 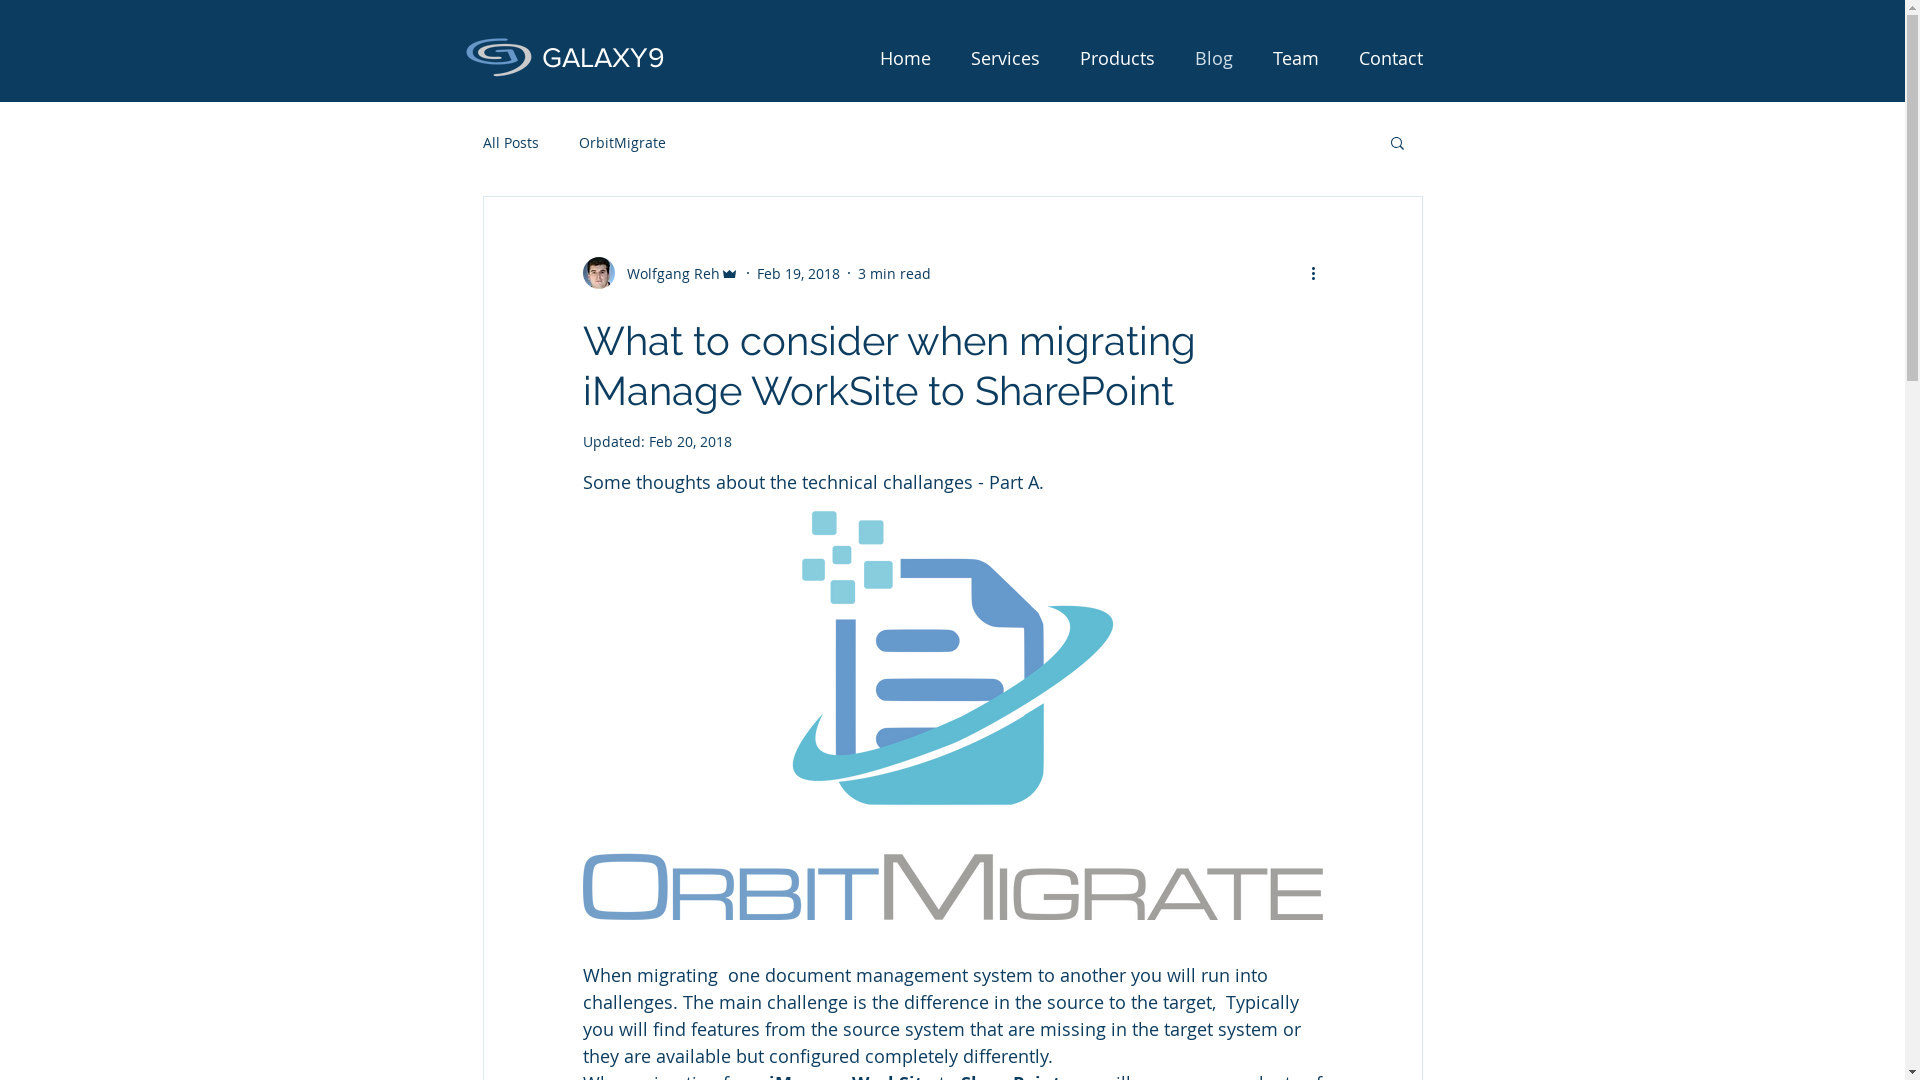 What do you see at coordinates (602, 56) in the screenshot?
I see `'GALAXY9'` at bounding box center [602, 56].